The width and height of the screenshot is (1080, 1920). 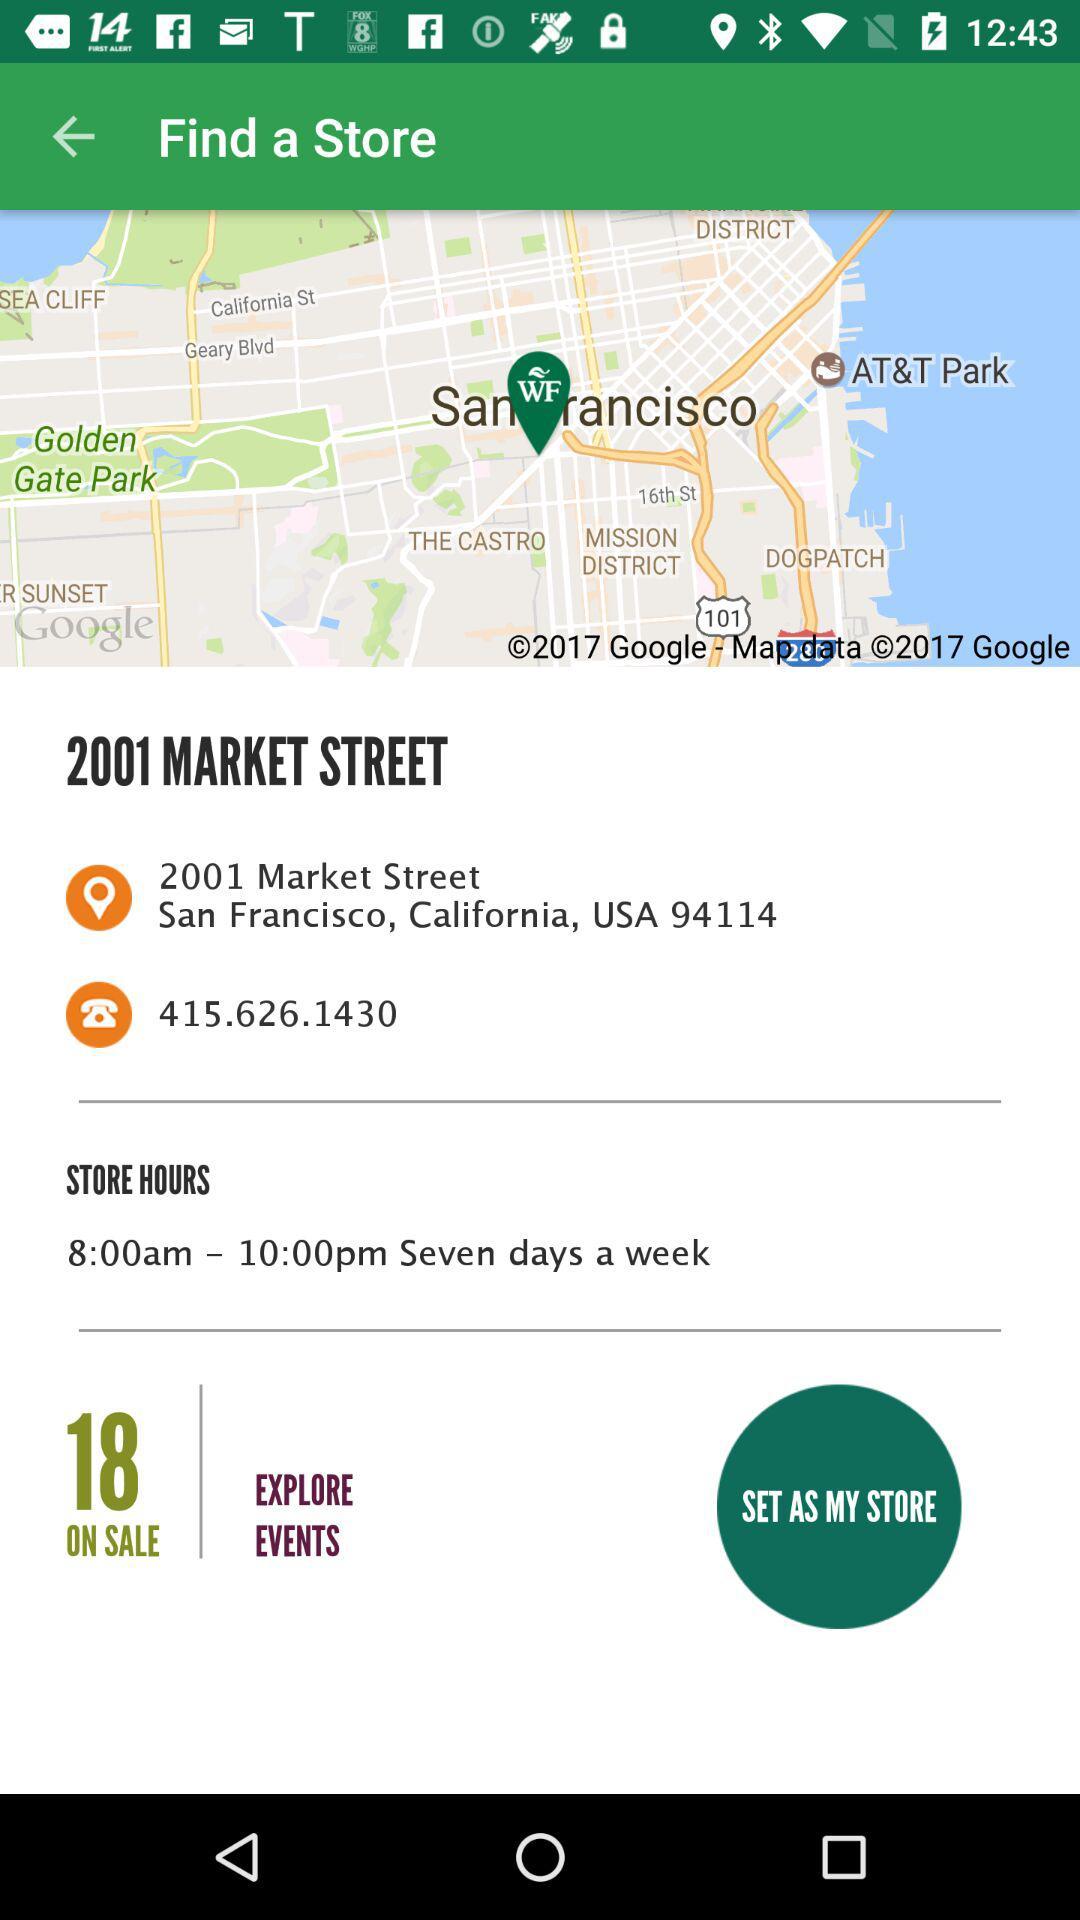 What do you see at coordinates (839, 1506) in the screenshot?
I see `the set as my` at bounding box center [839, 1506].